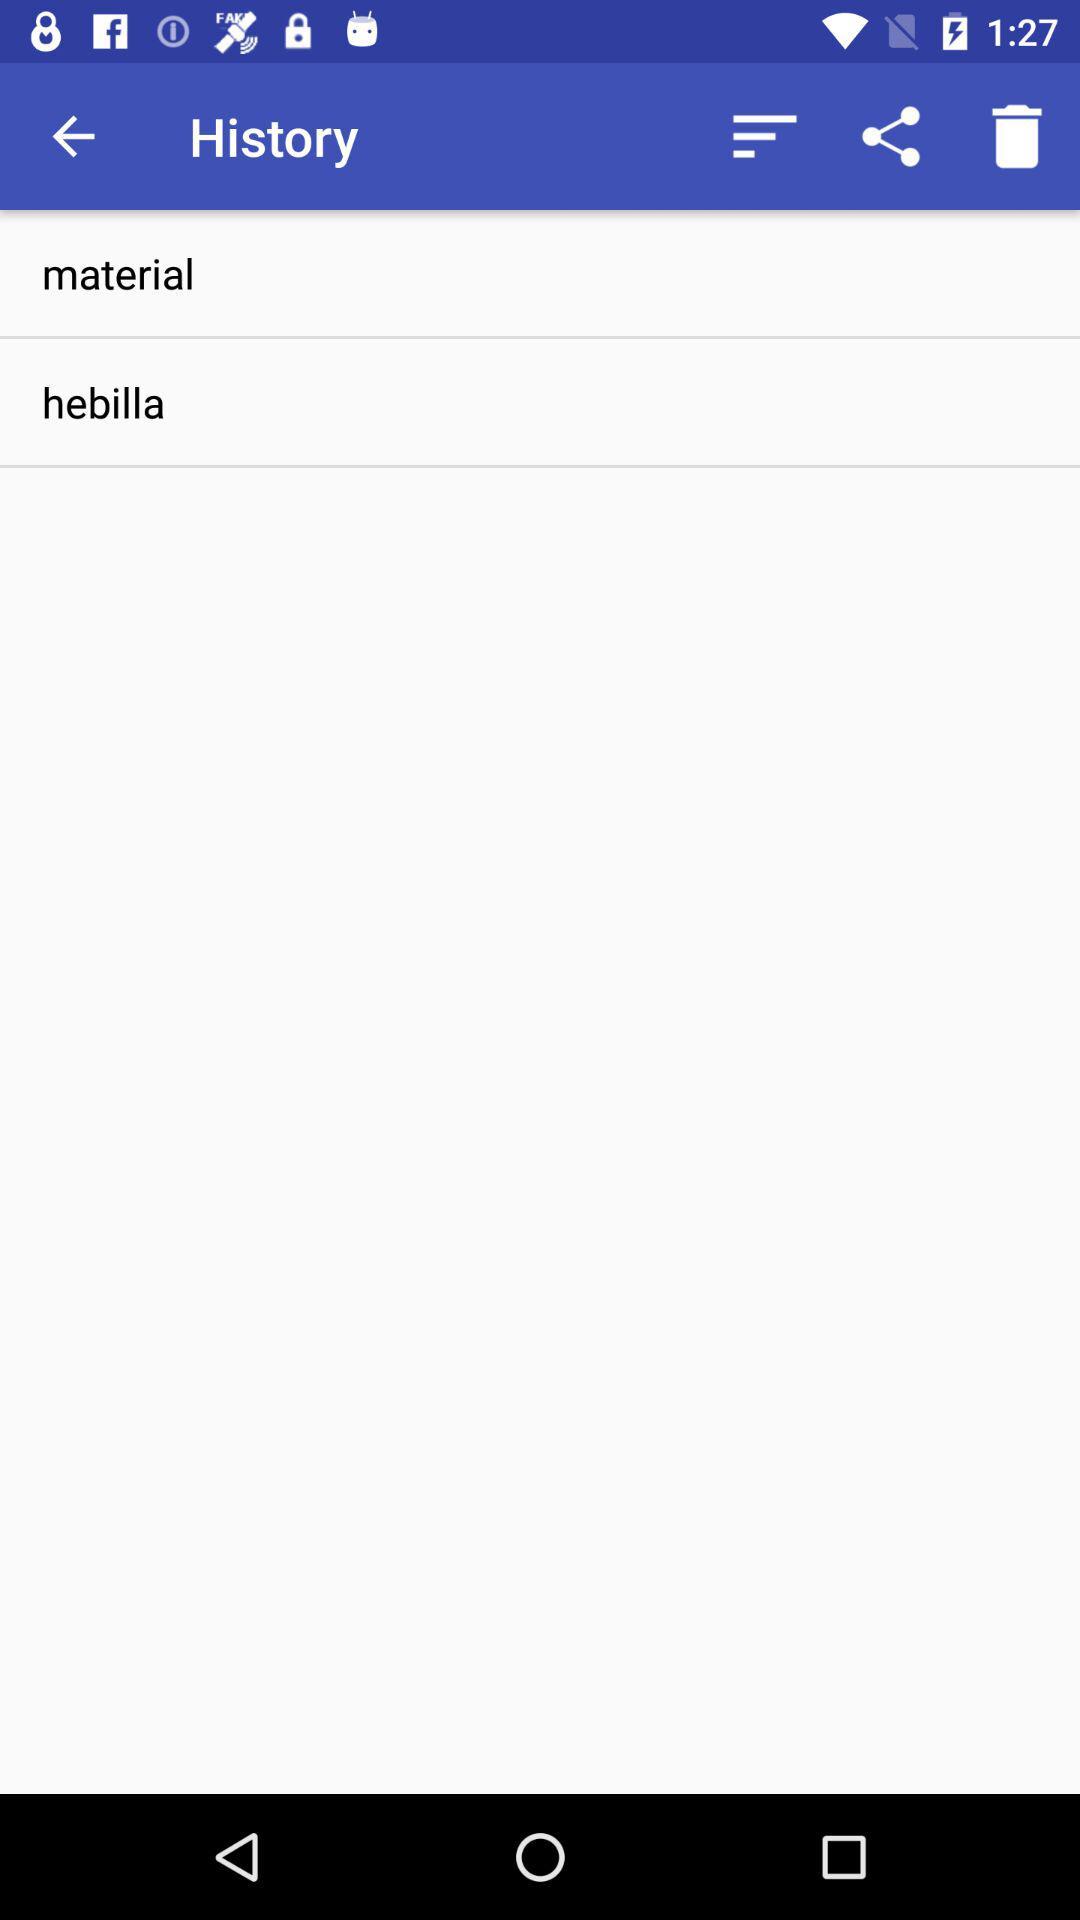 The width and height of the screenshot is (1080, 1920). Describe the element at coordinates (764, 135) in the screenshot. I see `icon above material` at that location.